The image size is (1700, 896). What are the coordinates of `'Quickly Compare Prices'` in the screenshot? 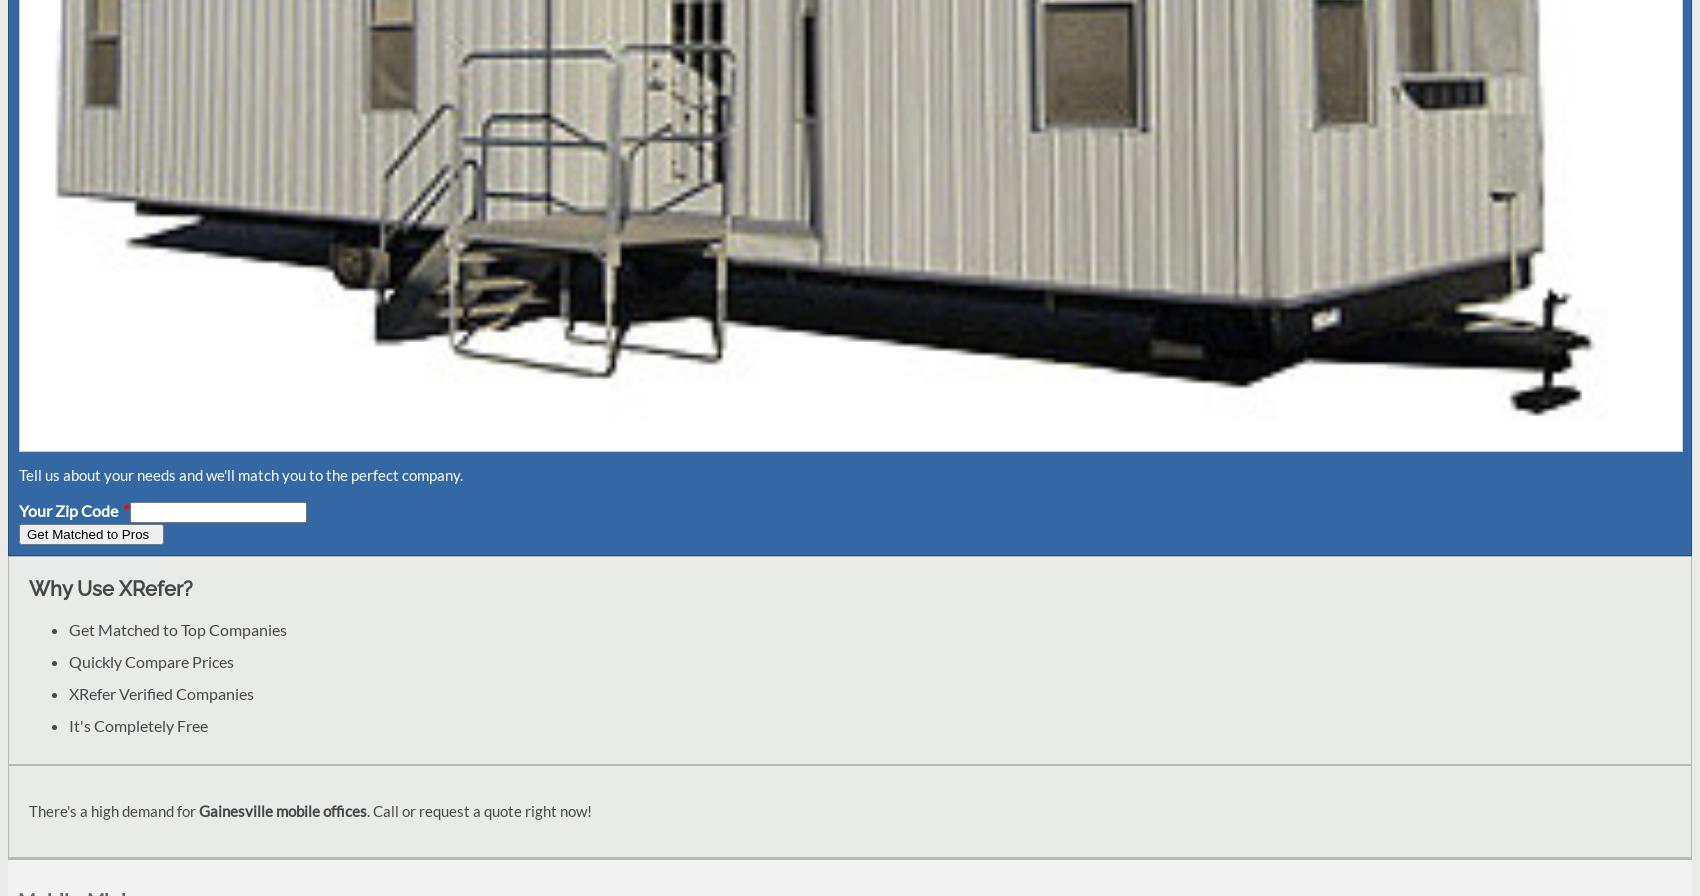 It's located at (150, 660).